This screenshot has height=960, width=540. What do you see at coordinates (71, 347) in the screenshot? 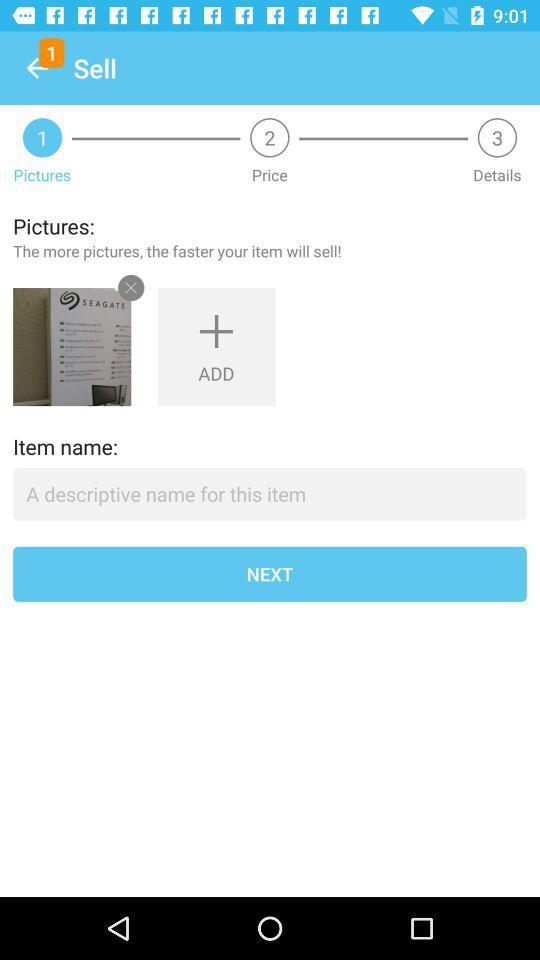
I see `icon to the left of add` at bounding box center [71, 347].